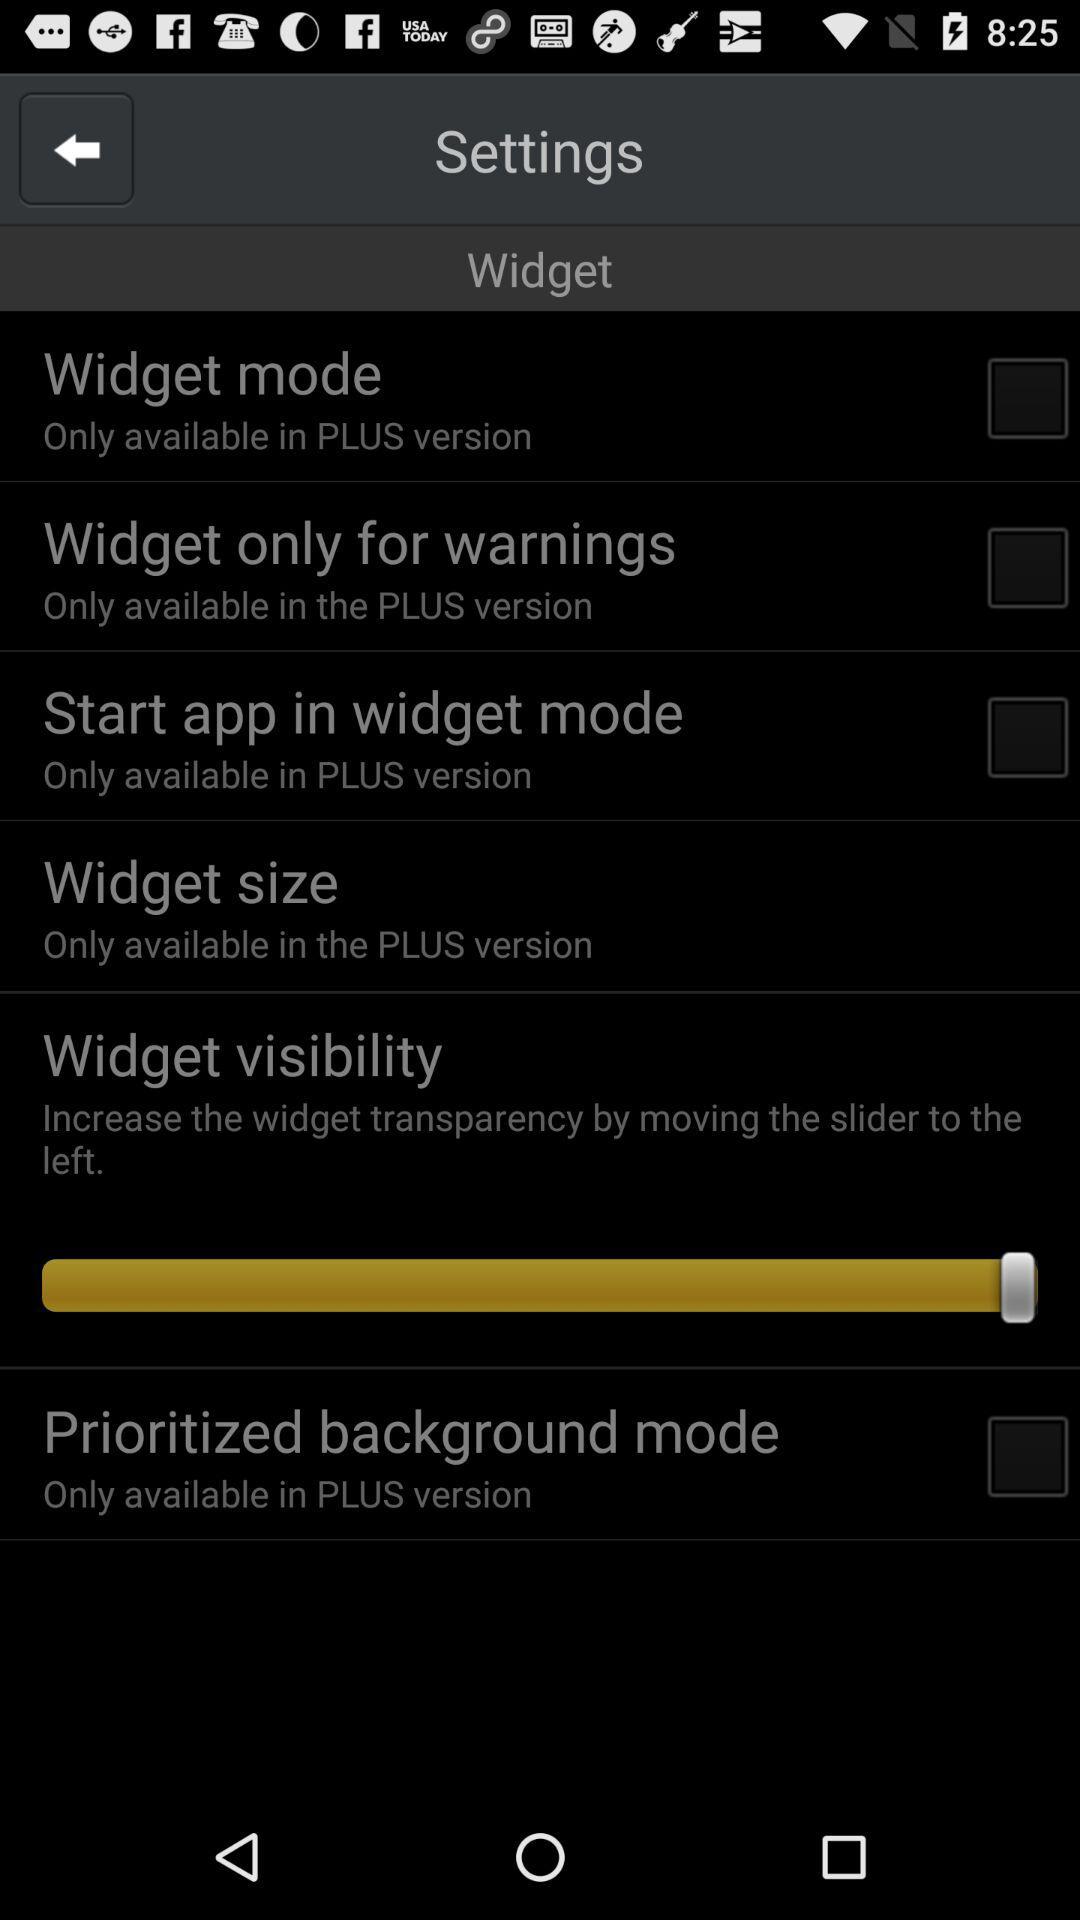 This screenshot has height=1920, width=1080. I want to click on settings icon, so click(538, 148).